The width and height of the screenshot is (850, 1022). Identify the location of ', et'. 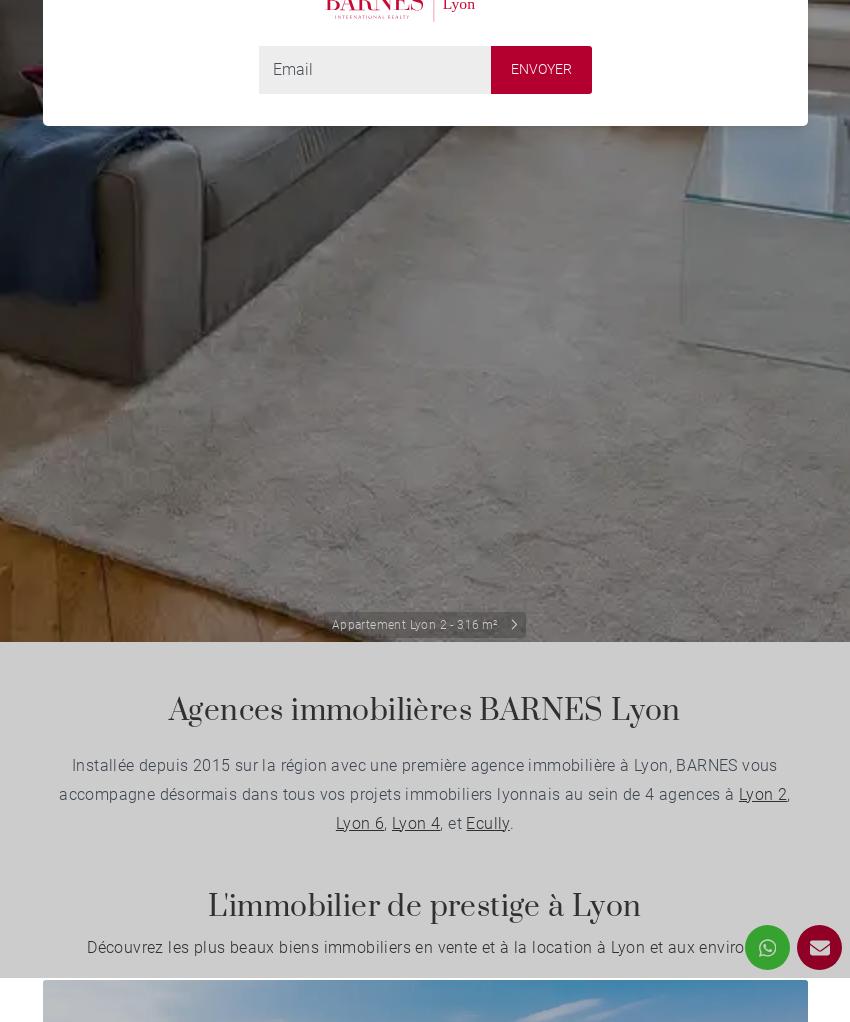
(438, 821).